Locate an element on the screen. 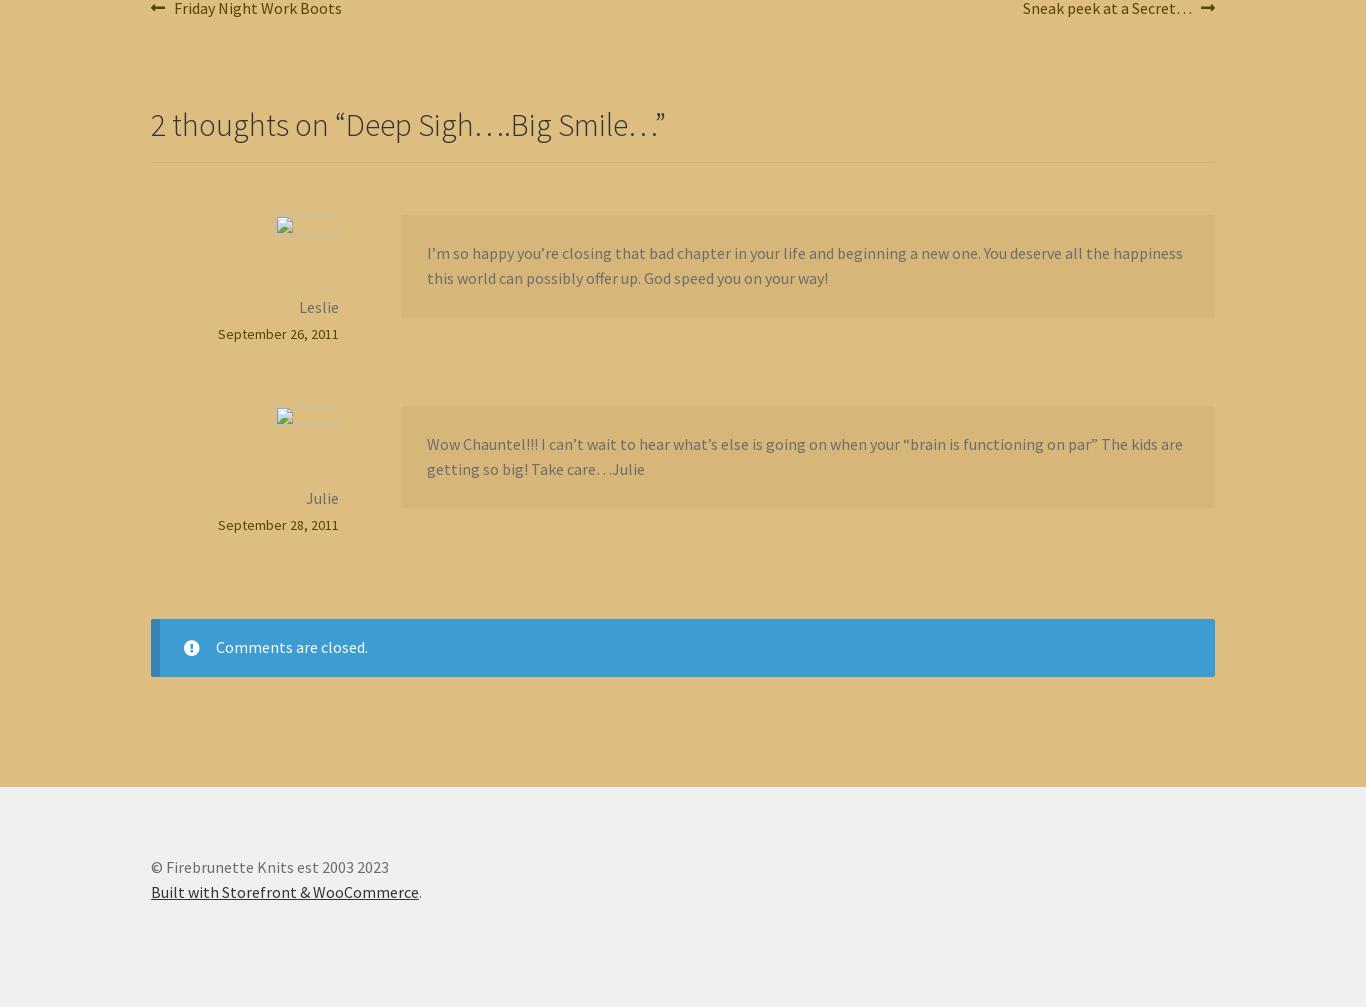 The height and width of the screenshot is (1007, 1366). '2 thoughts on “' is located at coordinates (248, 123).